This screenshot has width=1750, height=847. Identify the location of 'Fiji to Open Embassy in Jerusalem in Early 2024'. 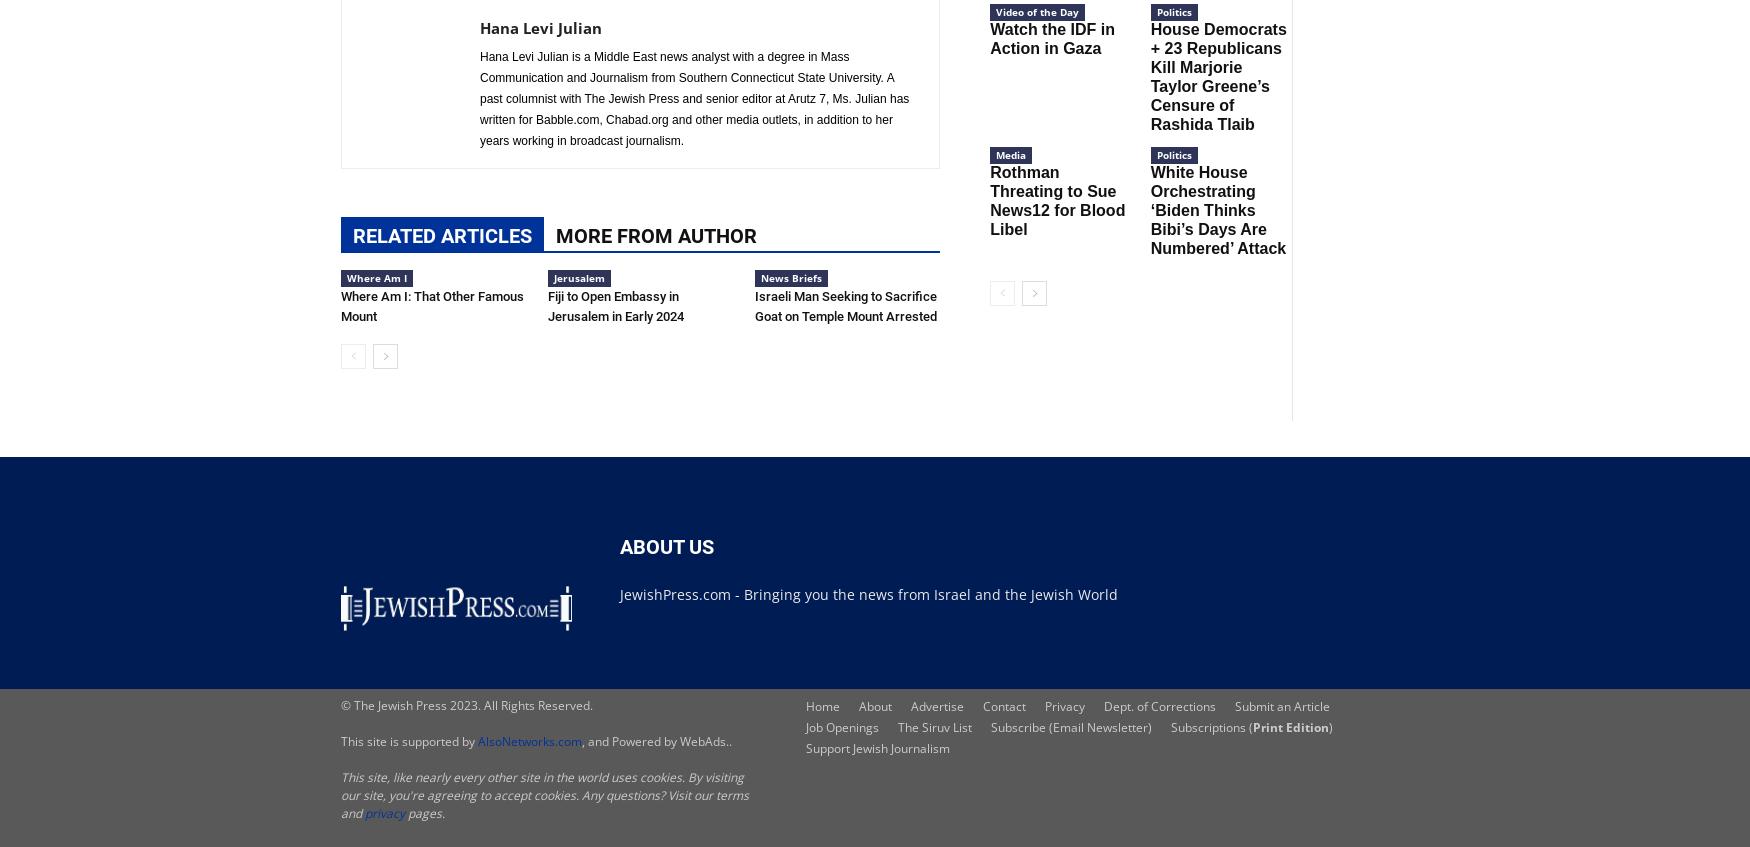
(614, 305).